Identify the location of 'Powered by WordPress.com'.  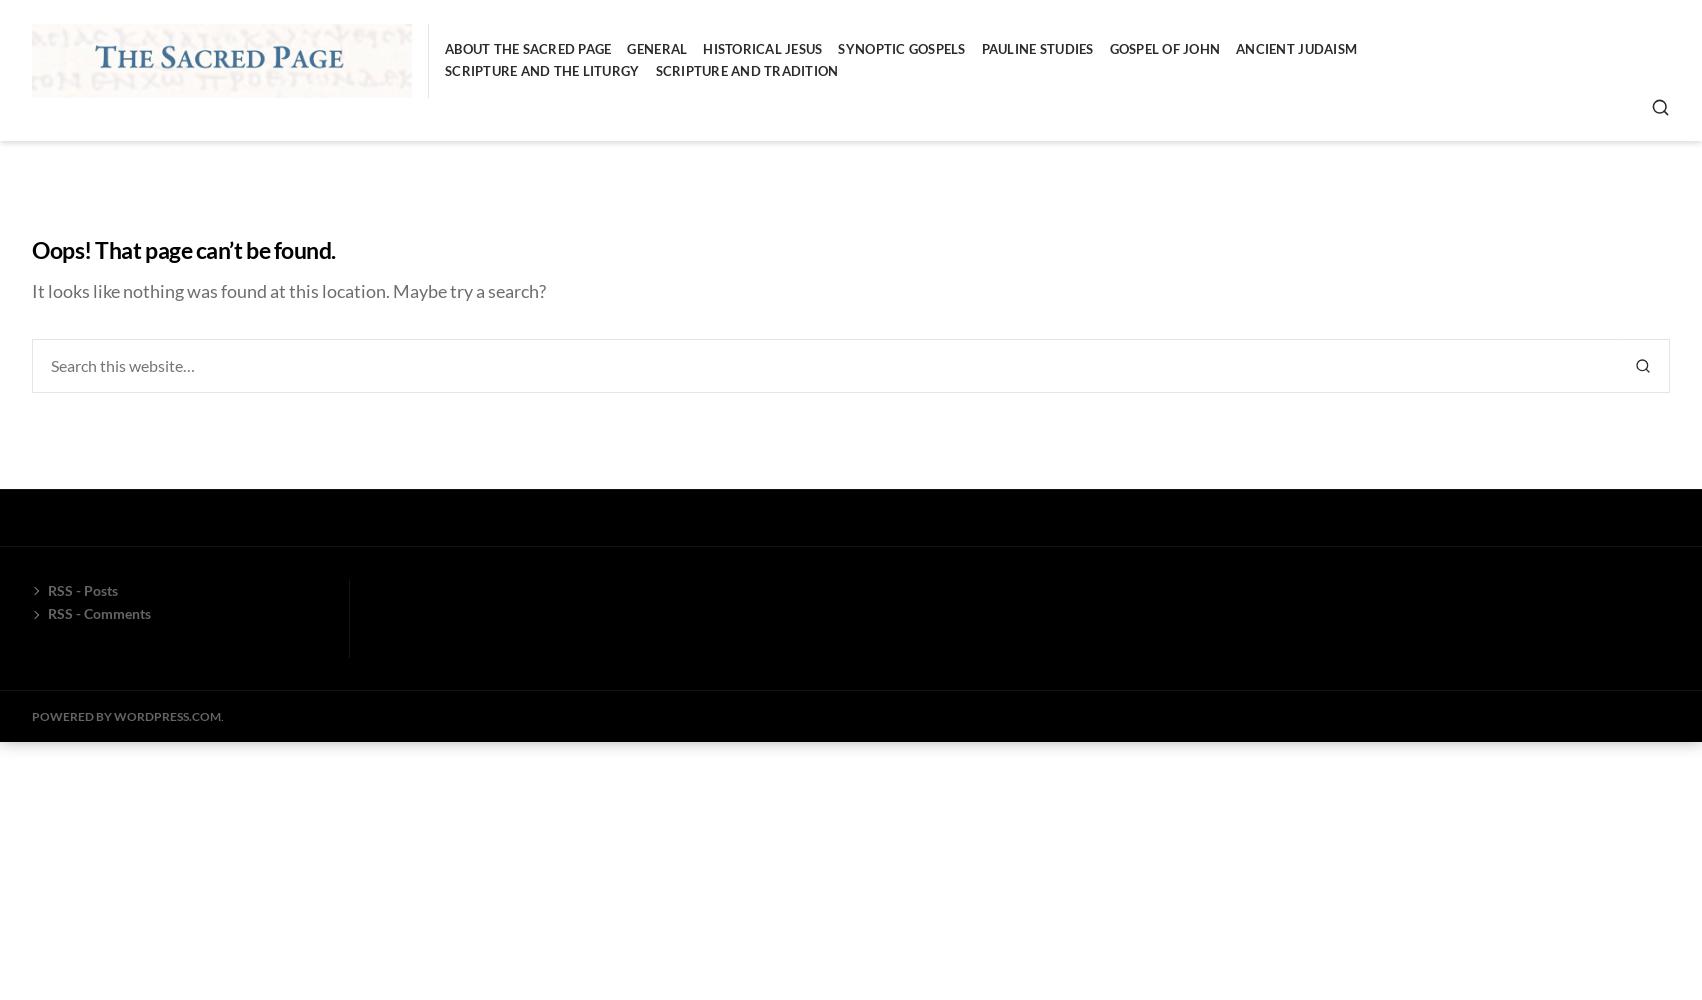
(126, 714).